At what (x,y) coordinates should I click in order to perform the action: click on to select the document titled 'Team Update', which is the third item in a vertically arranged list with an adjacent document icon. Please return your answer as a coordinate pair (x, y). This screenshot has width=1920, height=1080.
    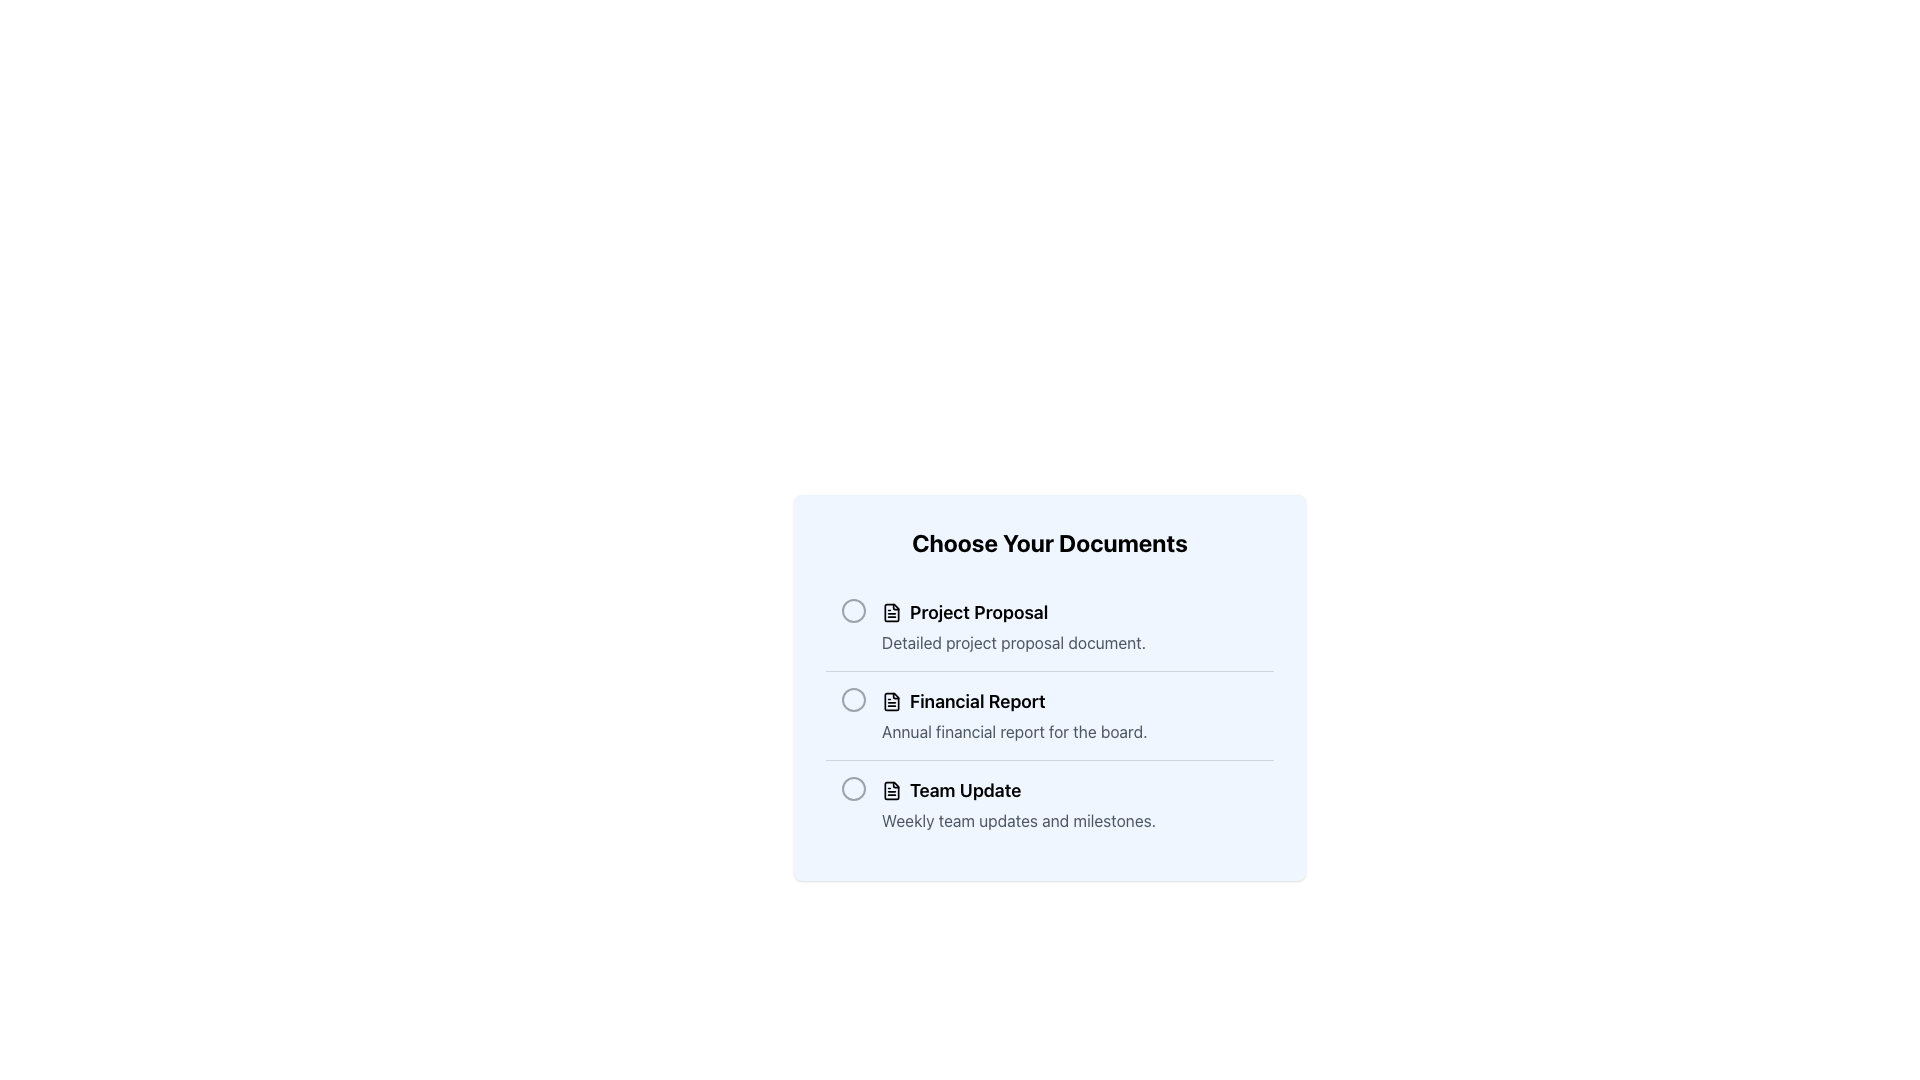
    Looking at the image, I should click on (1019, 789).